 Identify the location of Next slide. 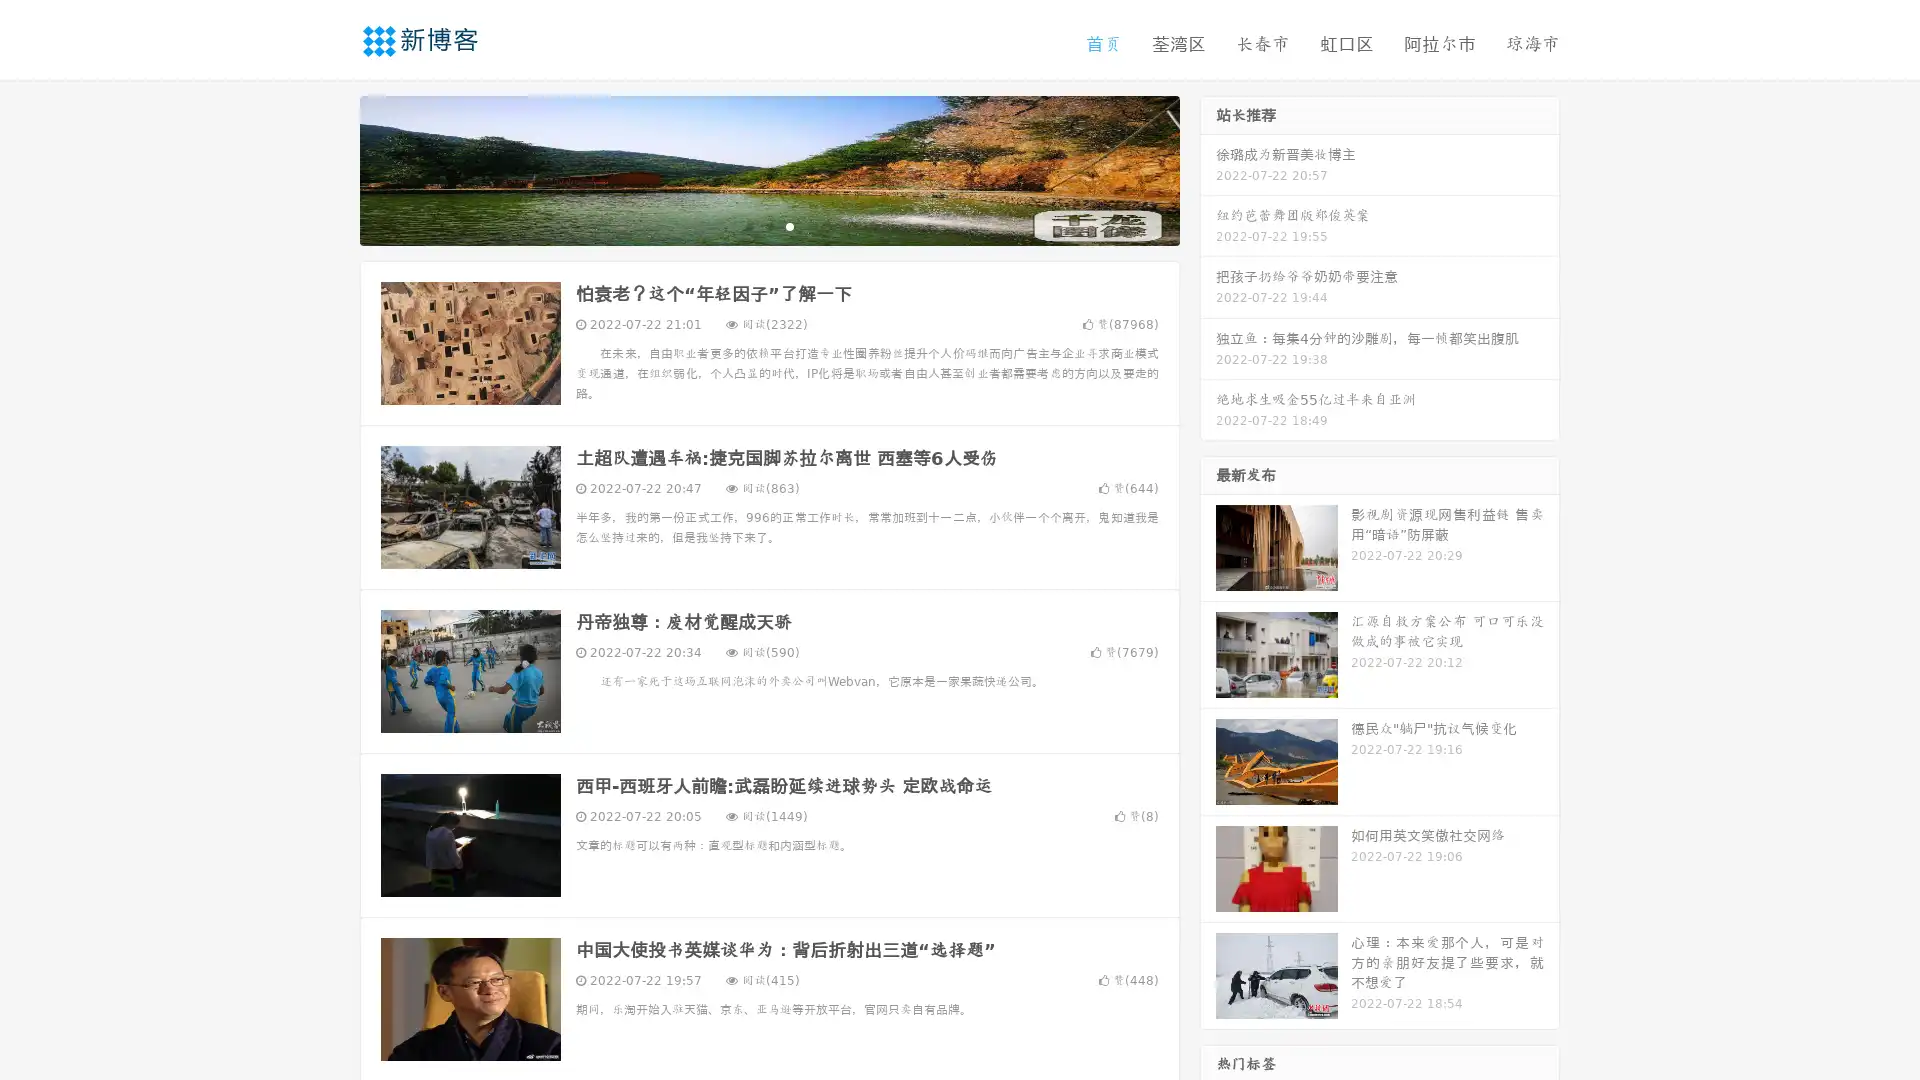
(1208, 168).